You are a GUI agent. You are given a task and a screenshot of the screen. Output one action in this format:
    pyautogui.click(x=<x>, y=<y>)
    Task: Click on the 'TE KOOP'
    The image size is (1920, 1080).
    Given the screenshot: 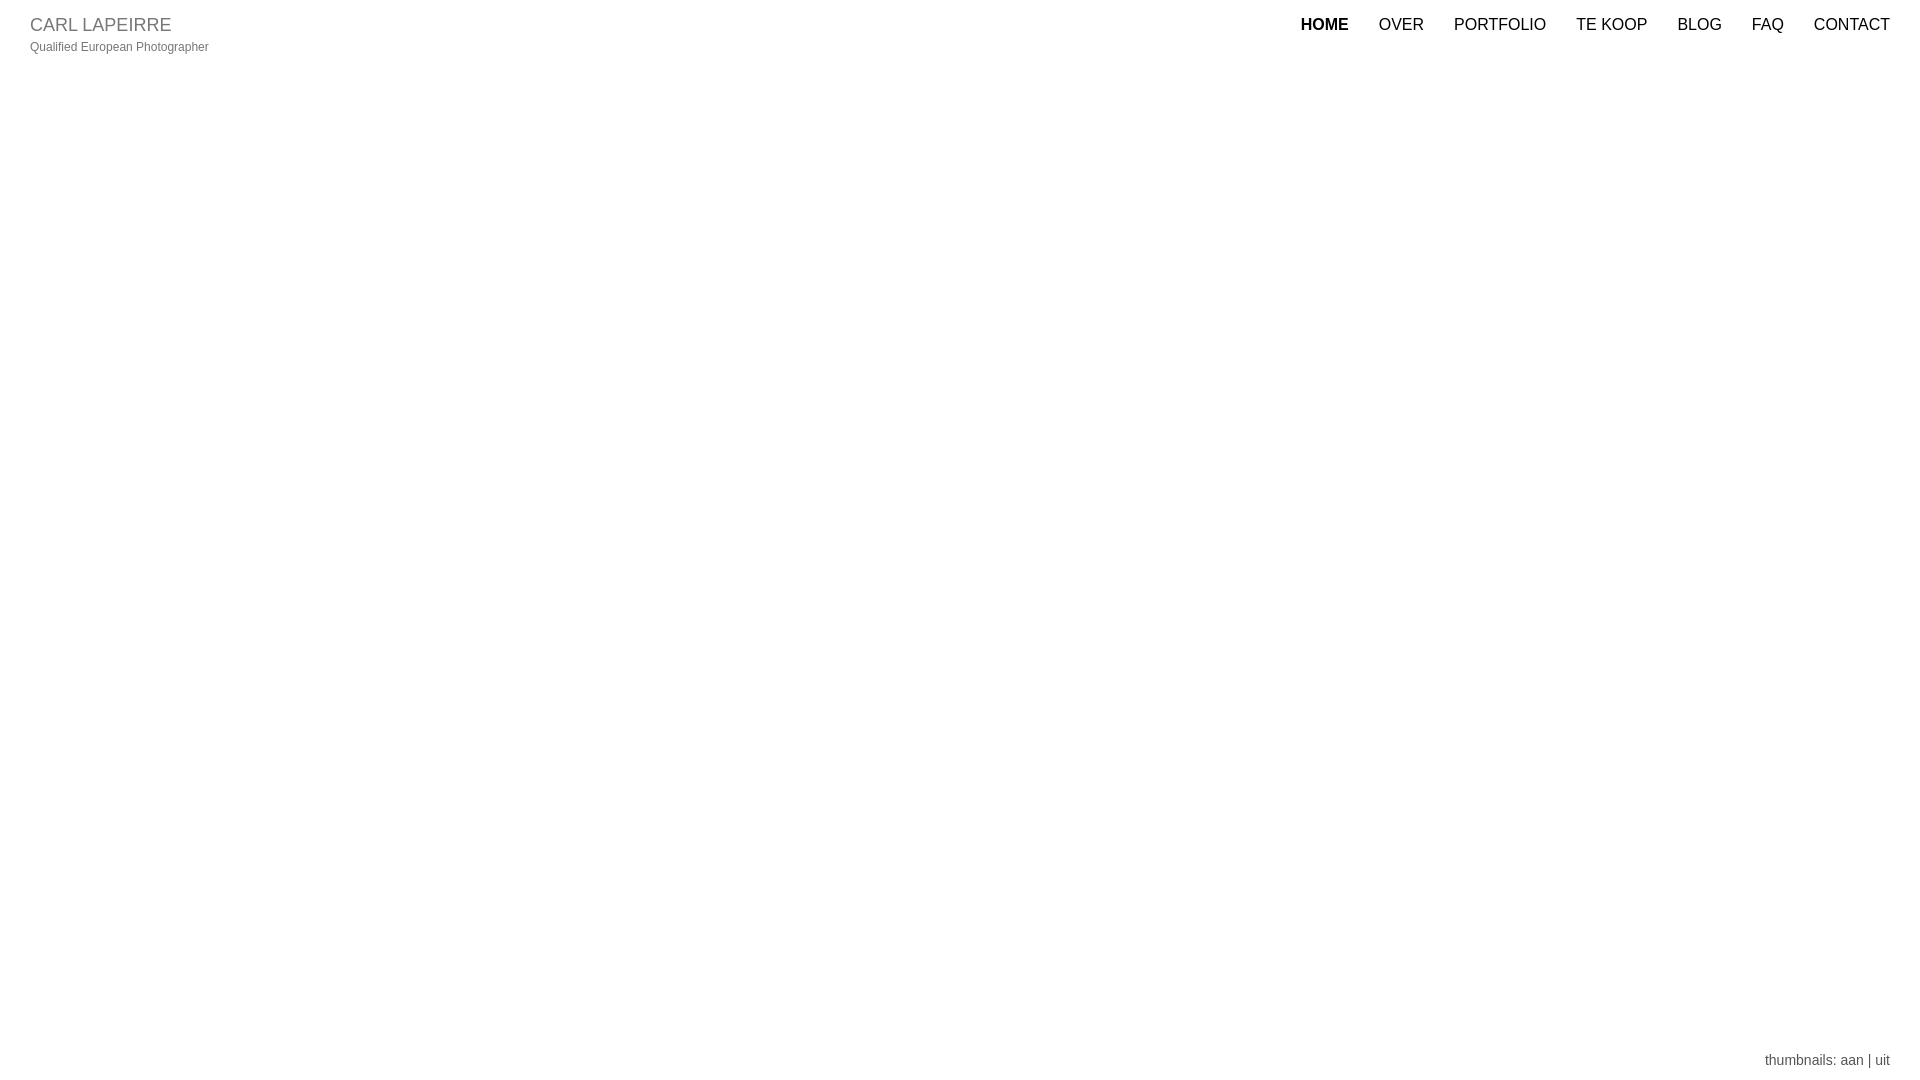 What is the action you would take?
    pyautogui.click(x=1611, y=24)
    